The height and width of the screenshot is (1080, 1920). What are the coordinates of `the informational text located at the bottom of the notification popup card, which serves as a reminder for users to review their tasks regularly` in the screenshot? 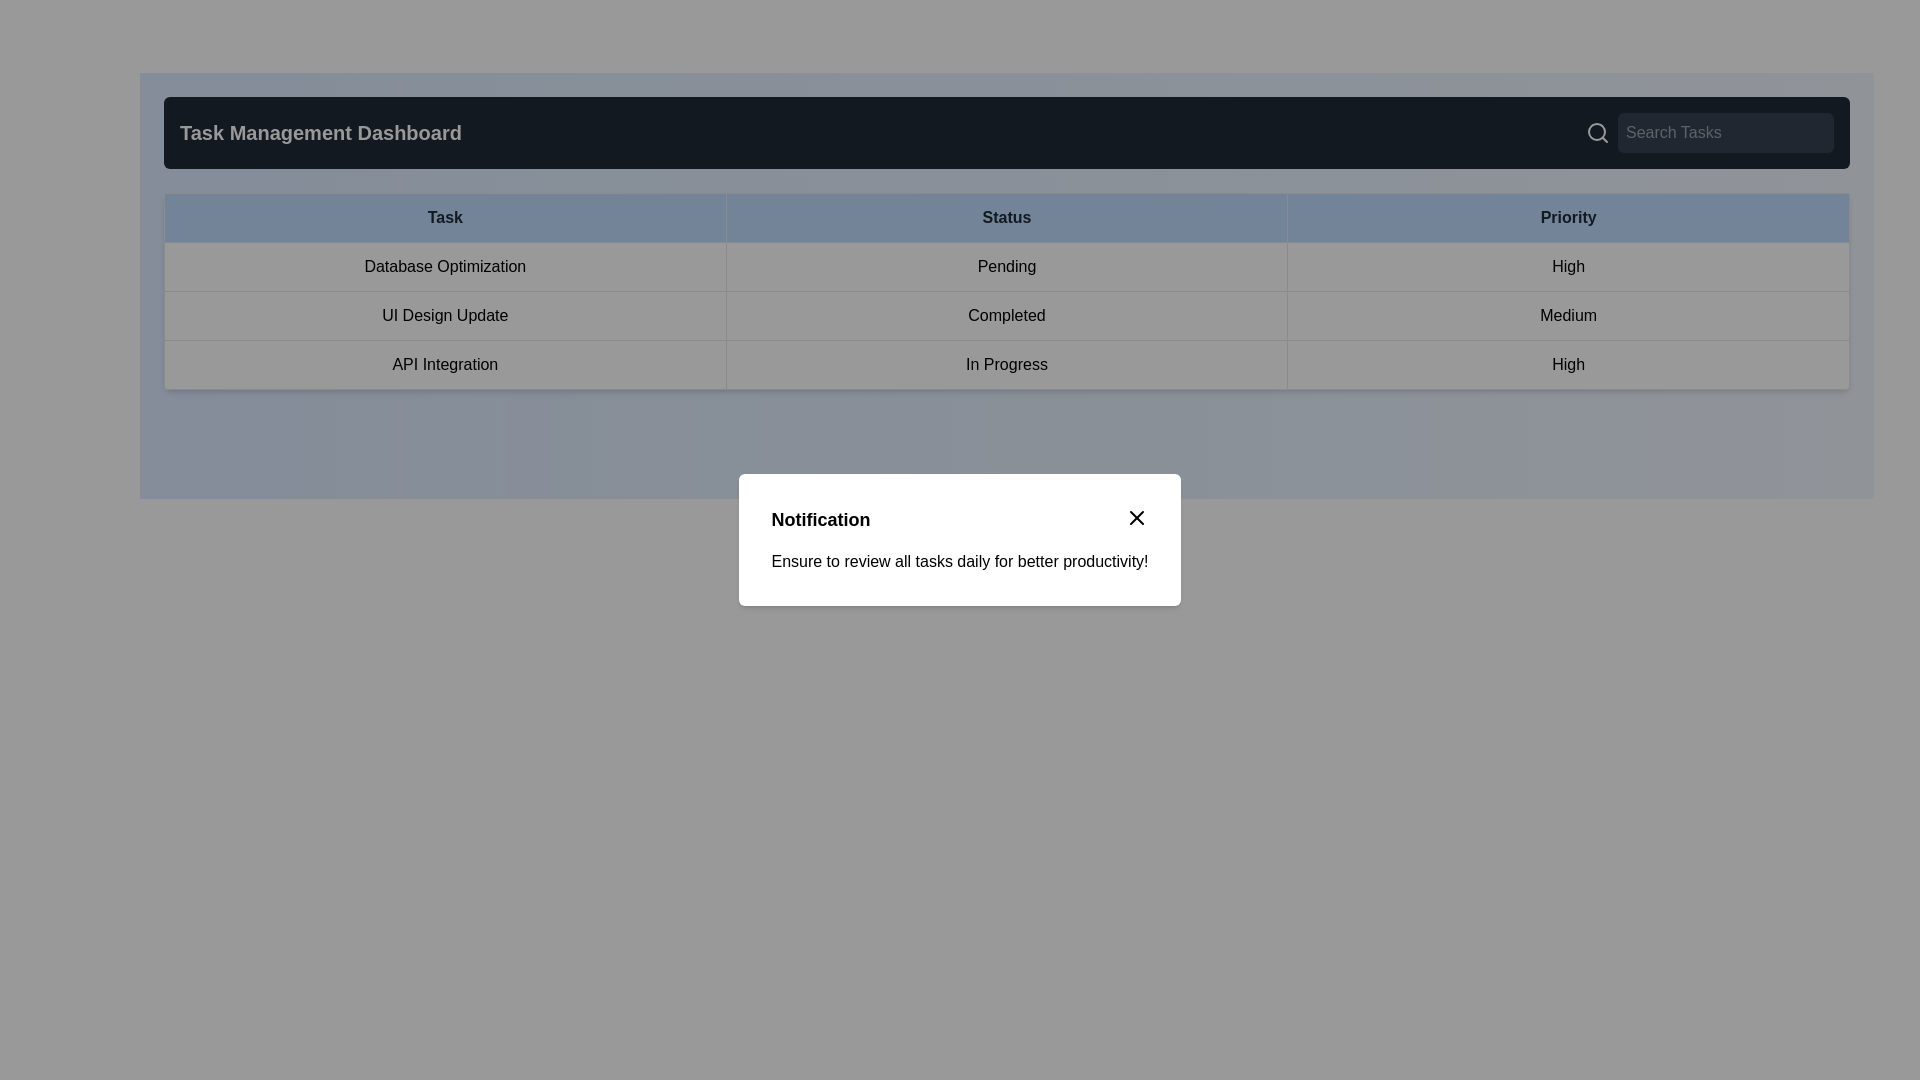 It's located at (960, 562).